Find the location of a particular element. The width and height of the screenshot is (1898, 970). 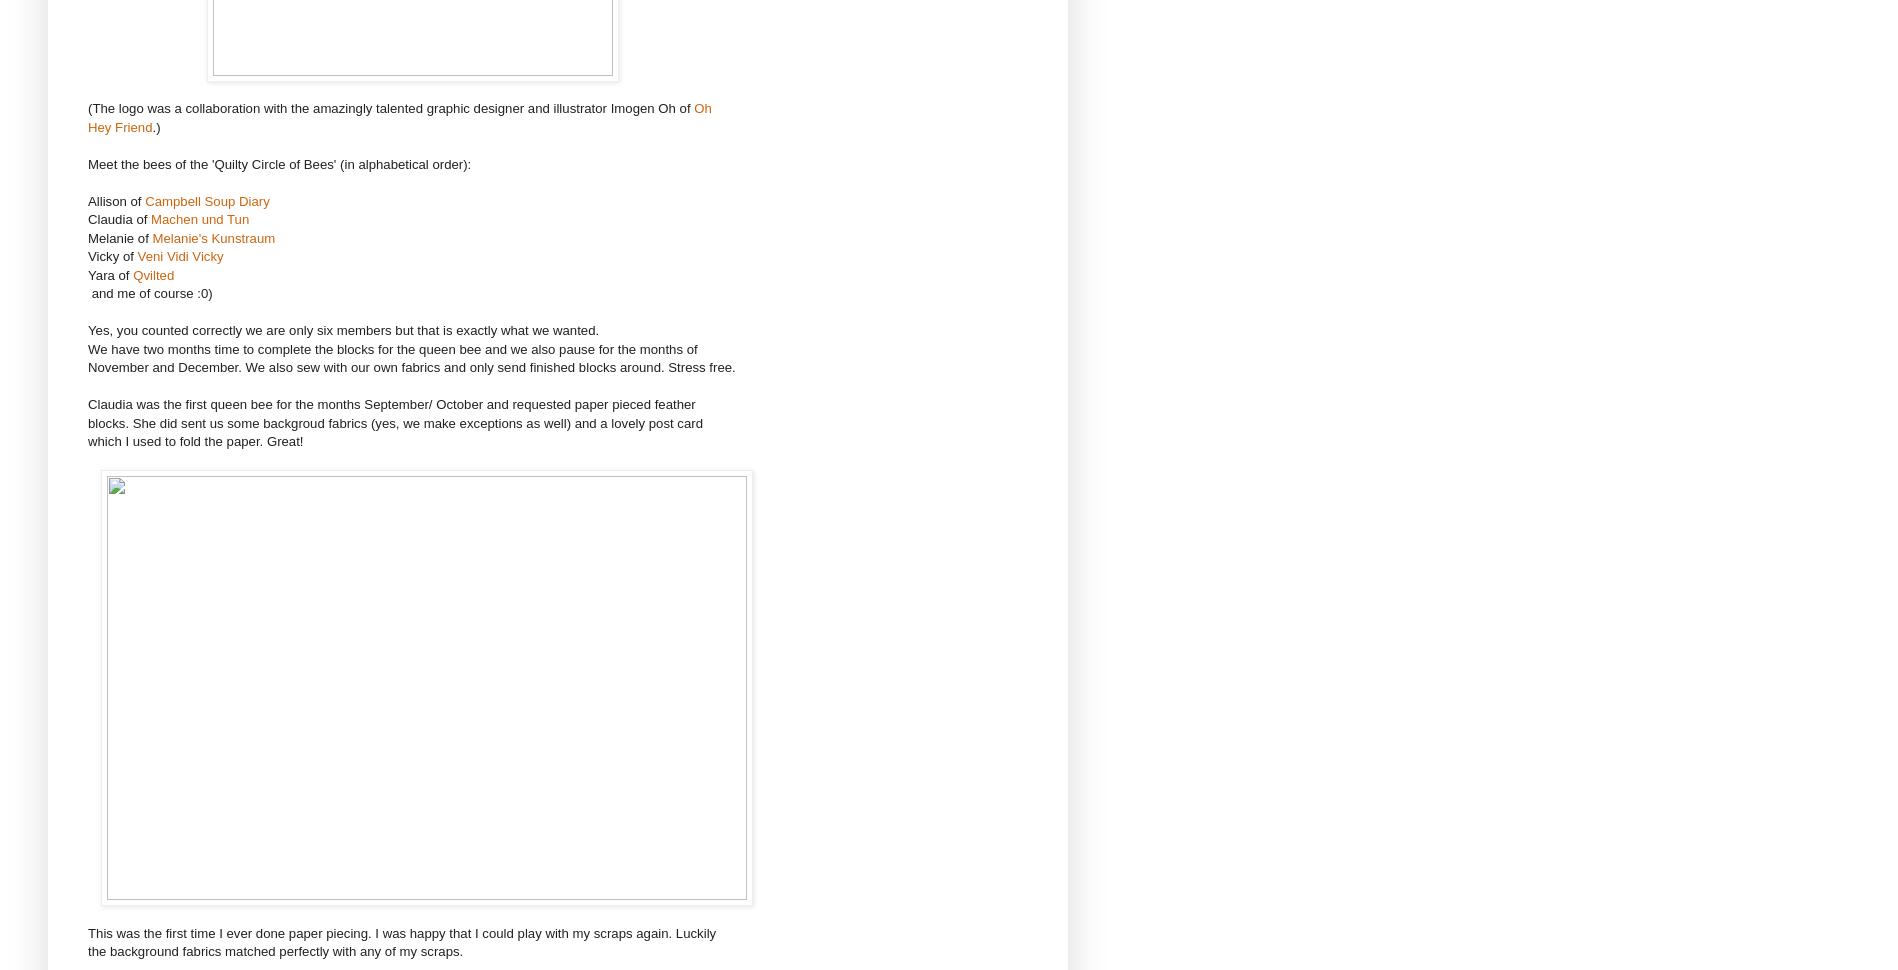

'Melanie's Kunstraum' is located at coordinates (212, 237).